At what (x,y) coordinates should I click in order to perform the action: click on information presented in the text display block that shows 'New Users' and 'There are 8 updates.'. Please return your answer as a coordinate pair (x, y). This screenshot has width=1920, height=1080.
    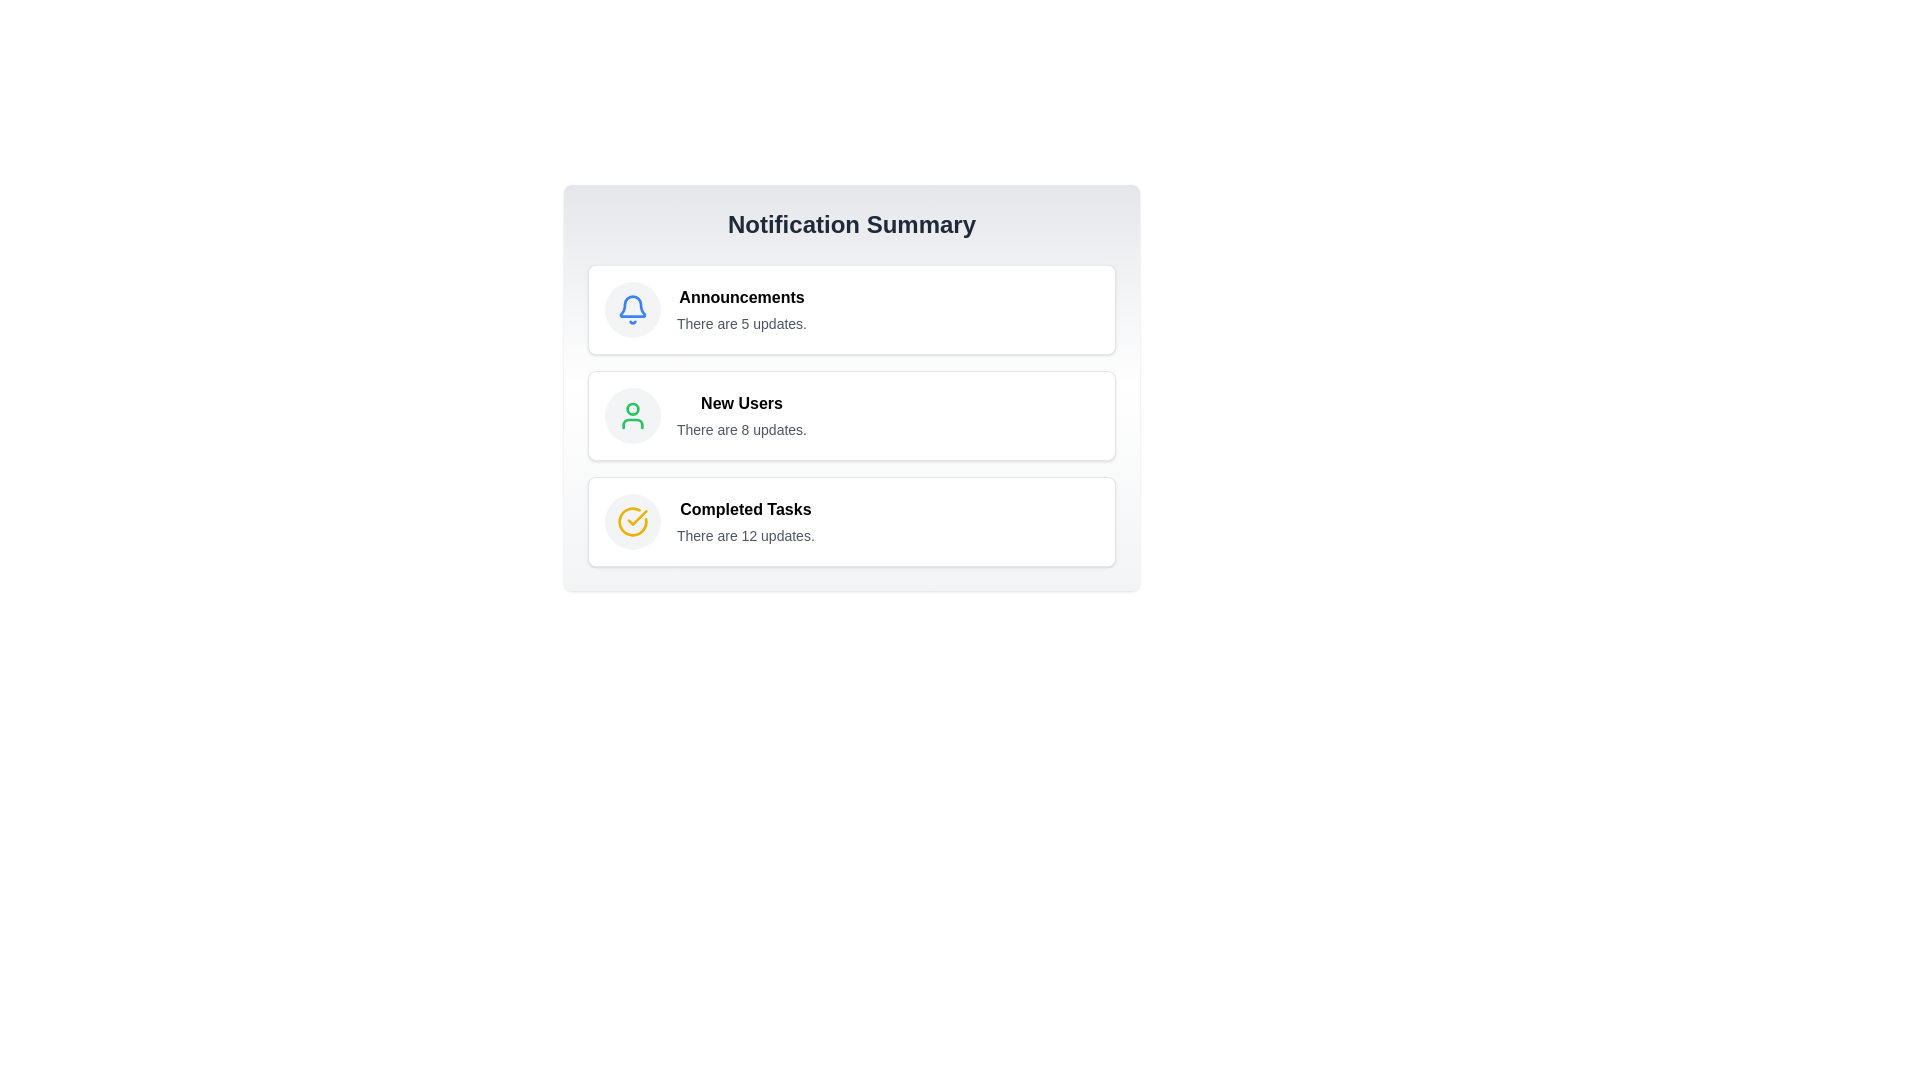
    Looking at the image, I should click on (741, 415).